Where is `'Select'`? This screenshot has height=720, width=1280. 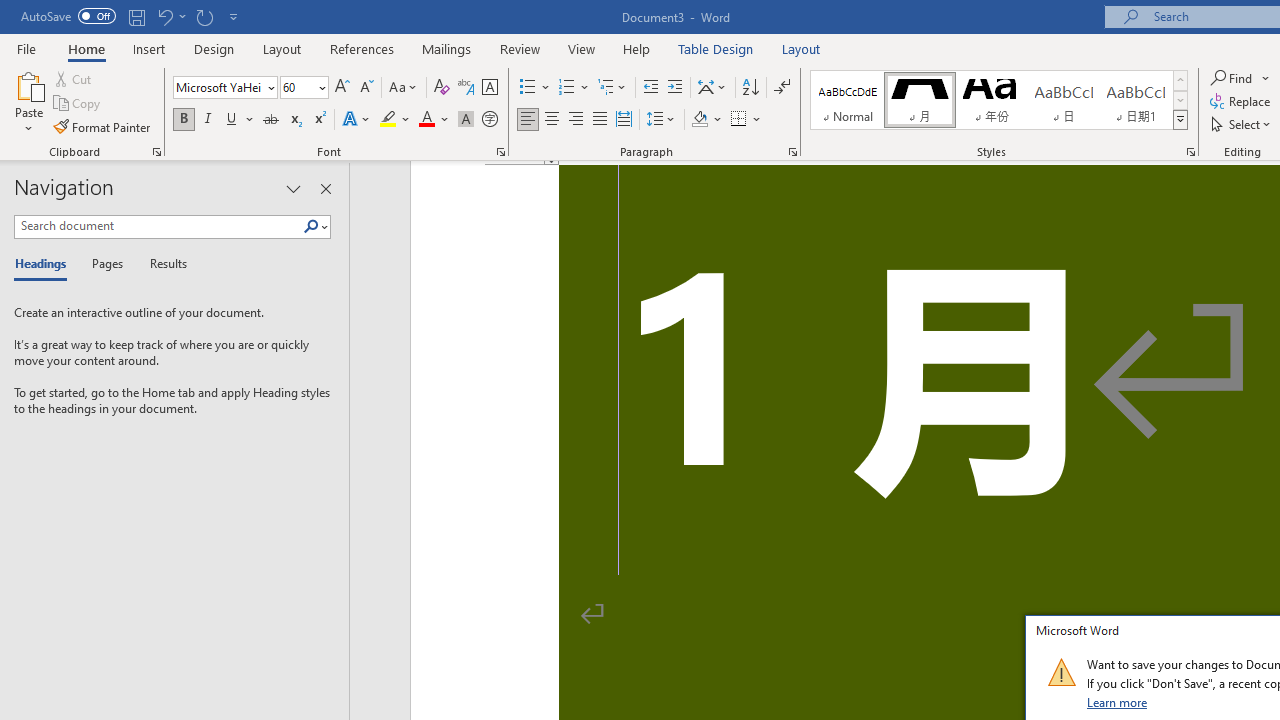 'Select' is located at coordinates (1241, 124).